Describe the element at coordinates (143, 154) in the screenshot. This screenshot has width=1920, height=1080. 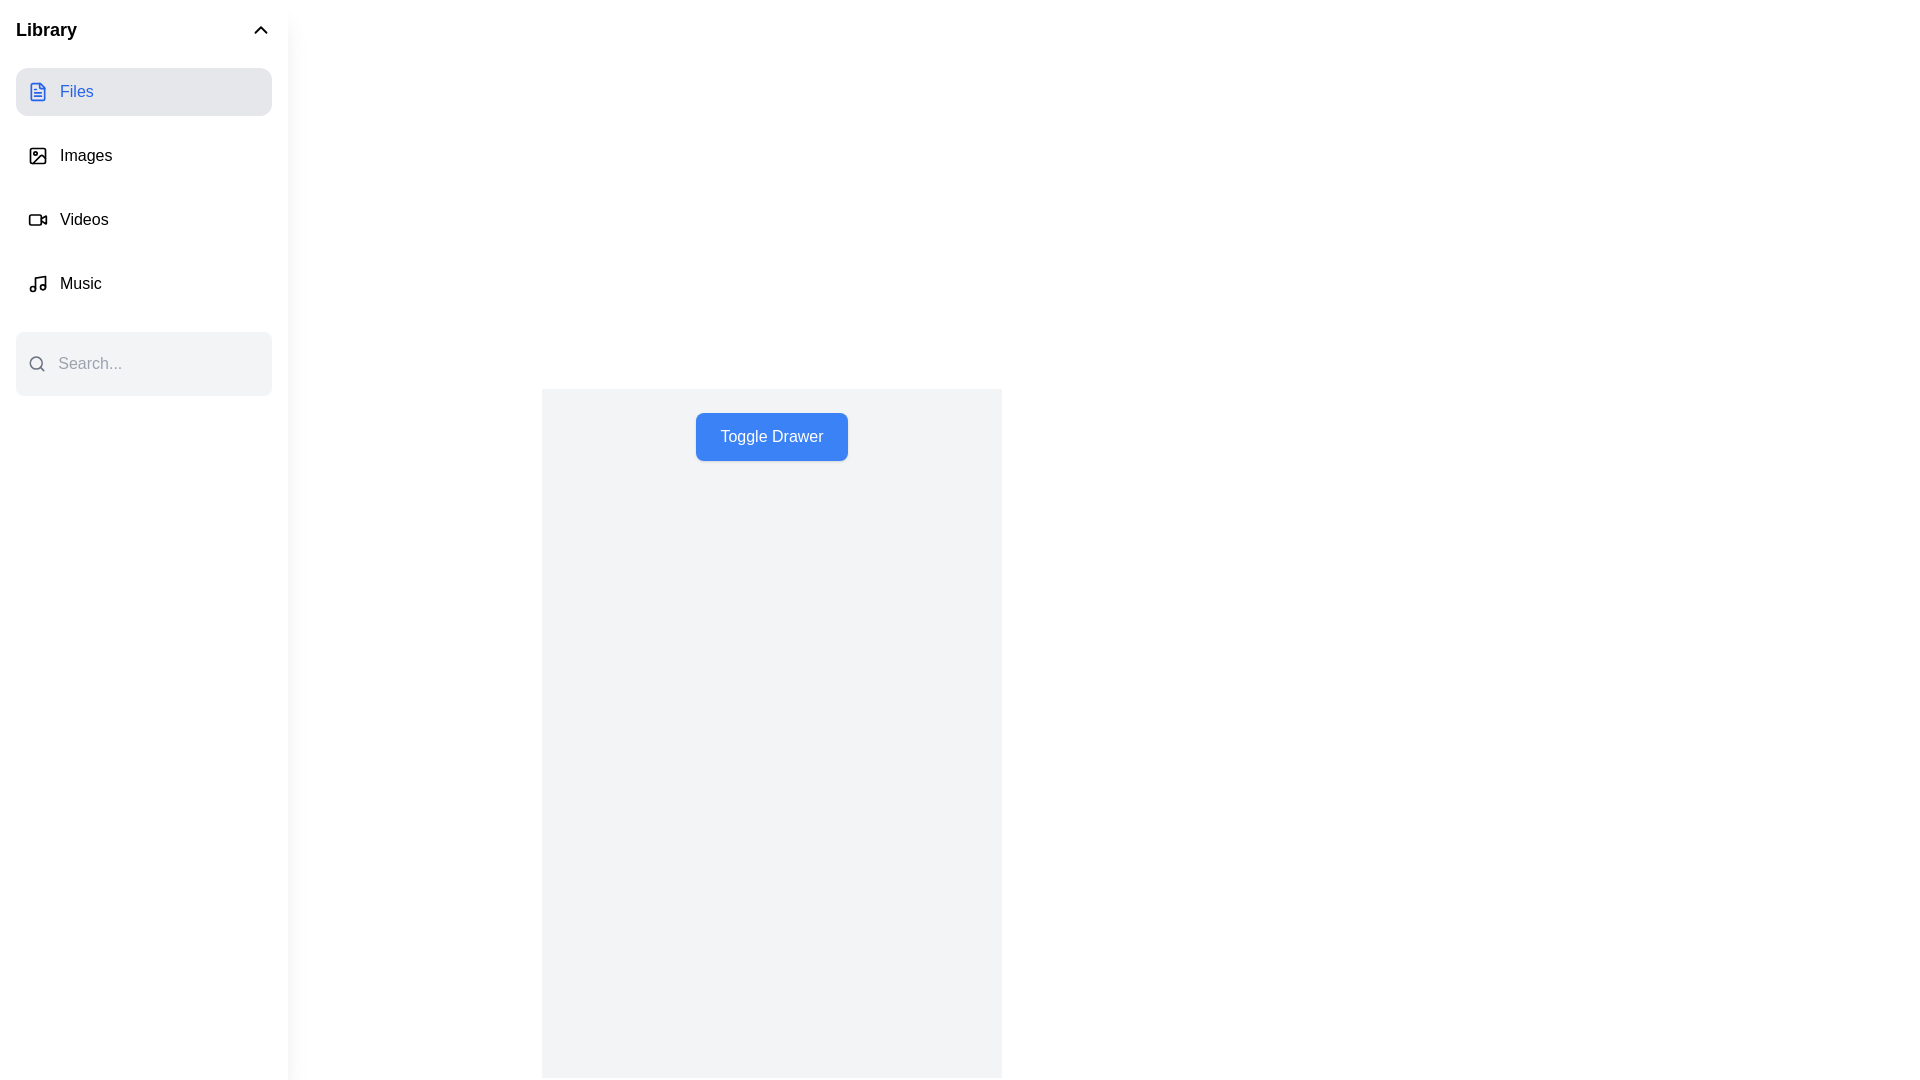
I see `the second menu item in the vertical navigation list located in the side panel, which directs to the images section` at that location.